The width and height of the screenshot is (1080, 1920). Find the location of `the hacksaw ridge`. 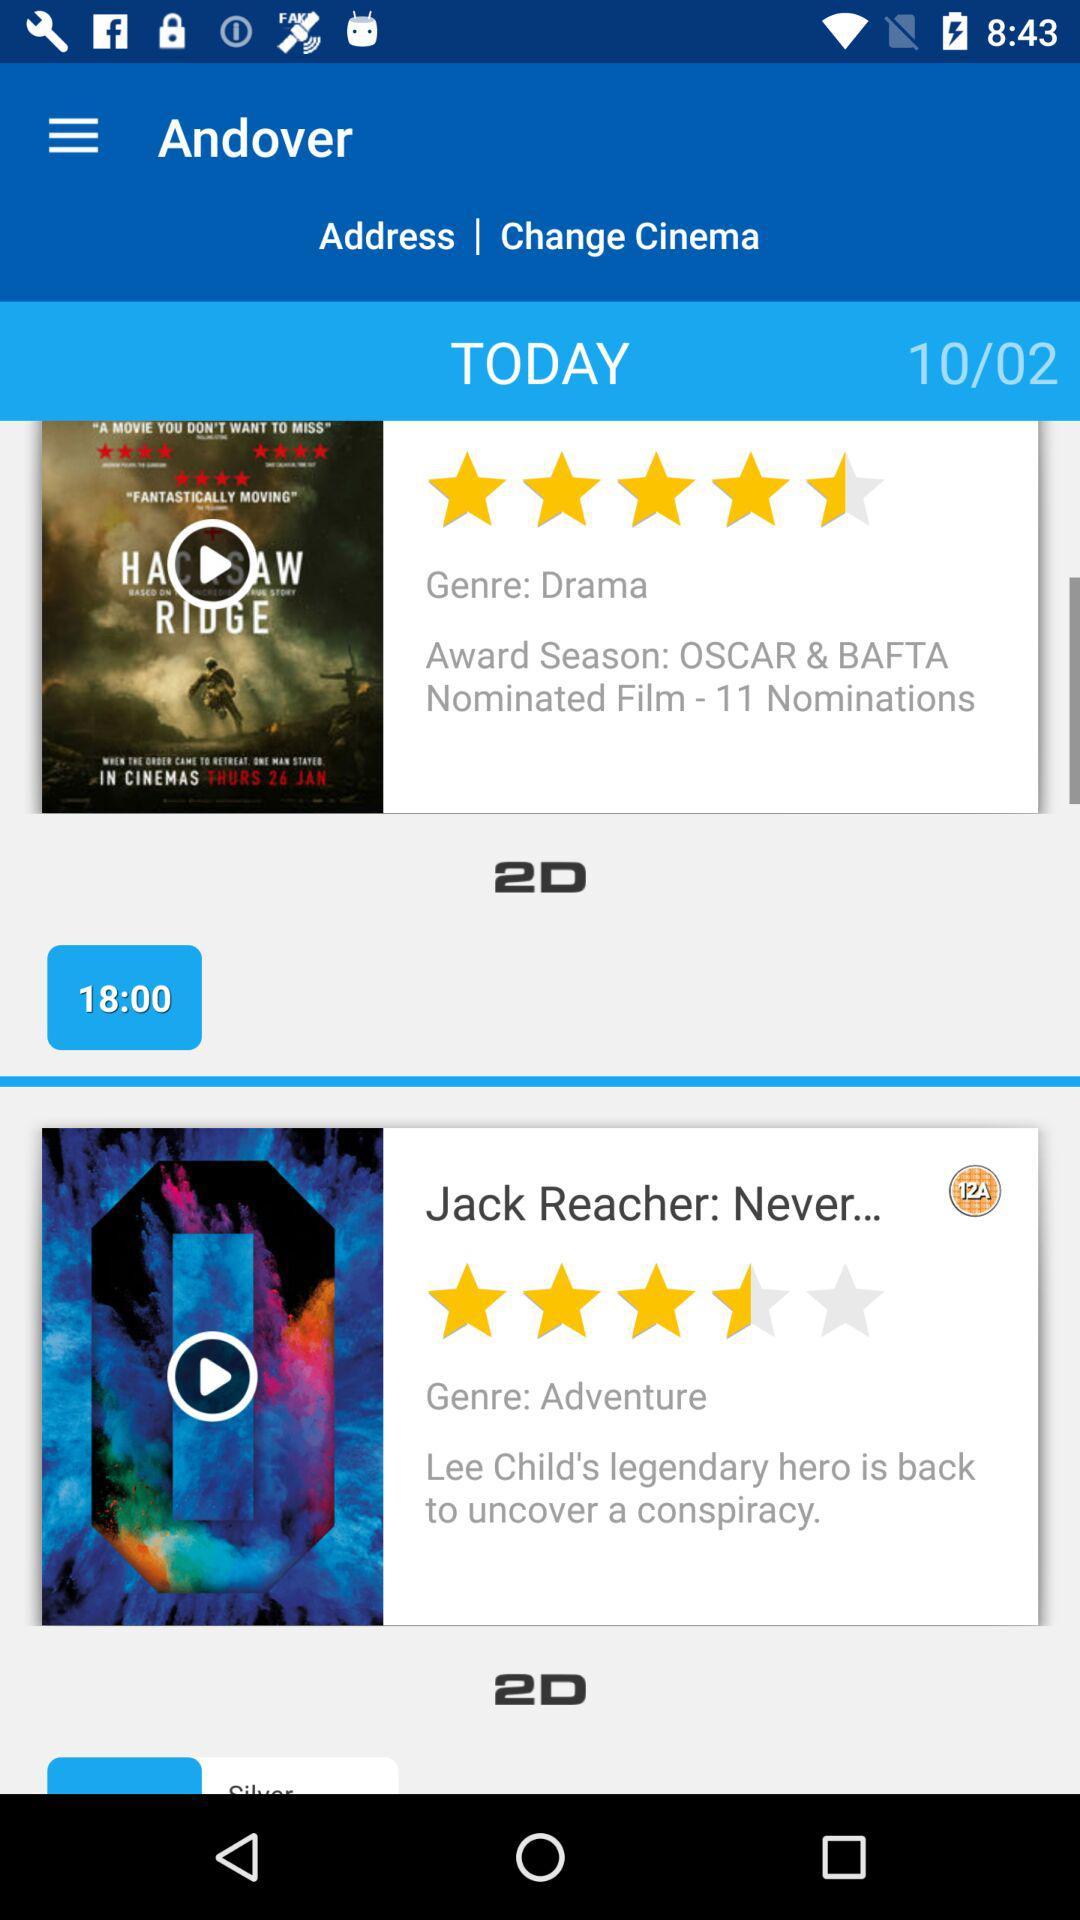

the hacksaw ridge is located at coordinates (673, 420).